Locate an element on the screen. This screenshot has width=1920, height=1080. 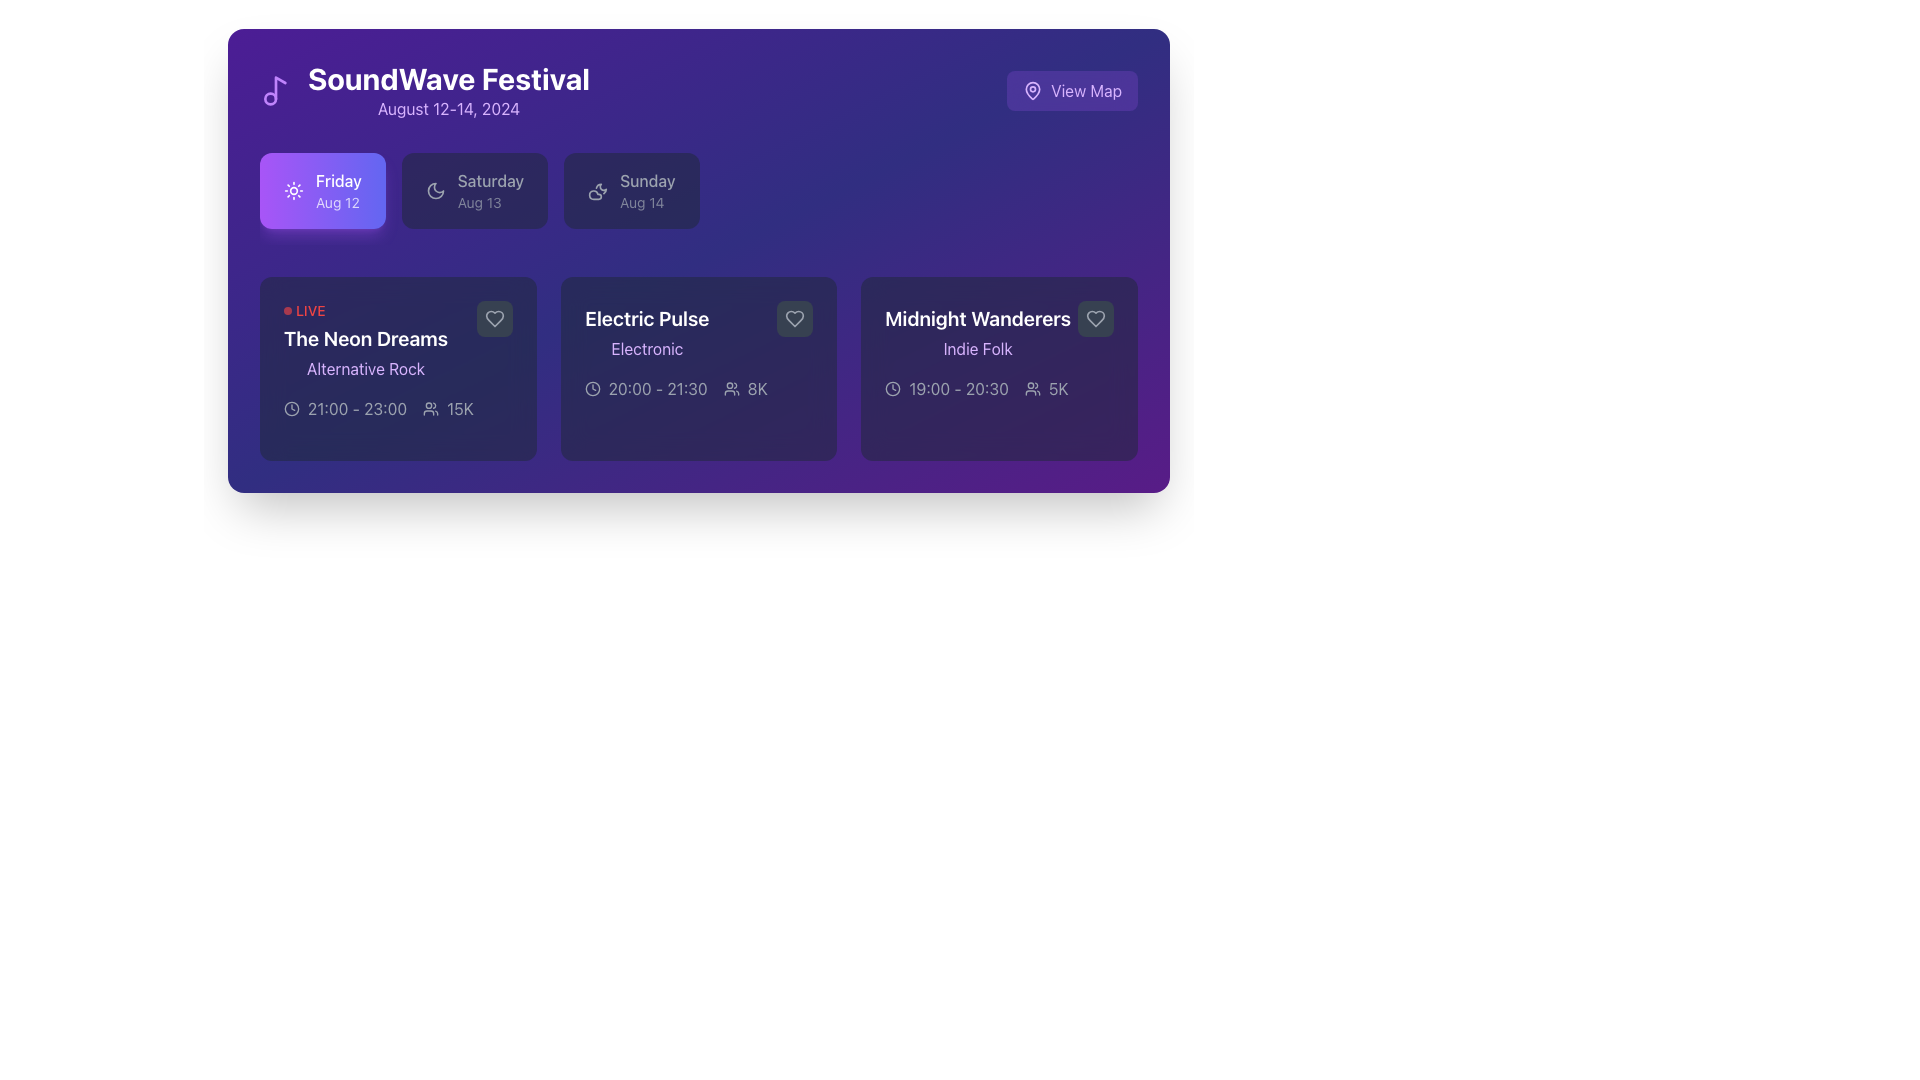
the 'SoundWave Festival' text block is located at coordinates (424, 91).